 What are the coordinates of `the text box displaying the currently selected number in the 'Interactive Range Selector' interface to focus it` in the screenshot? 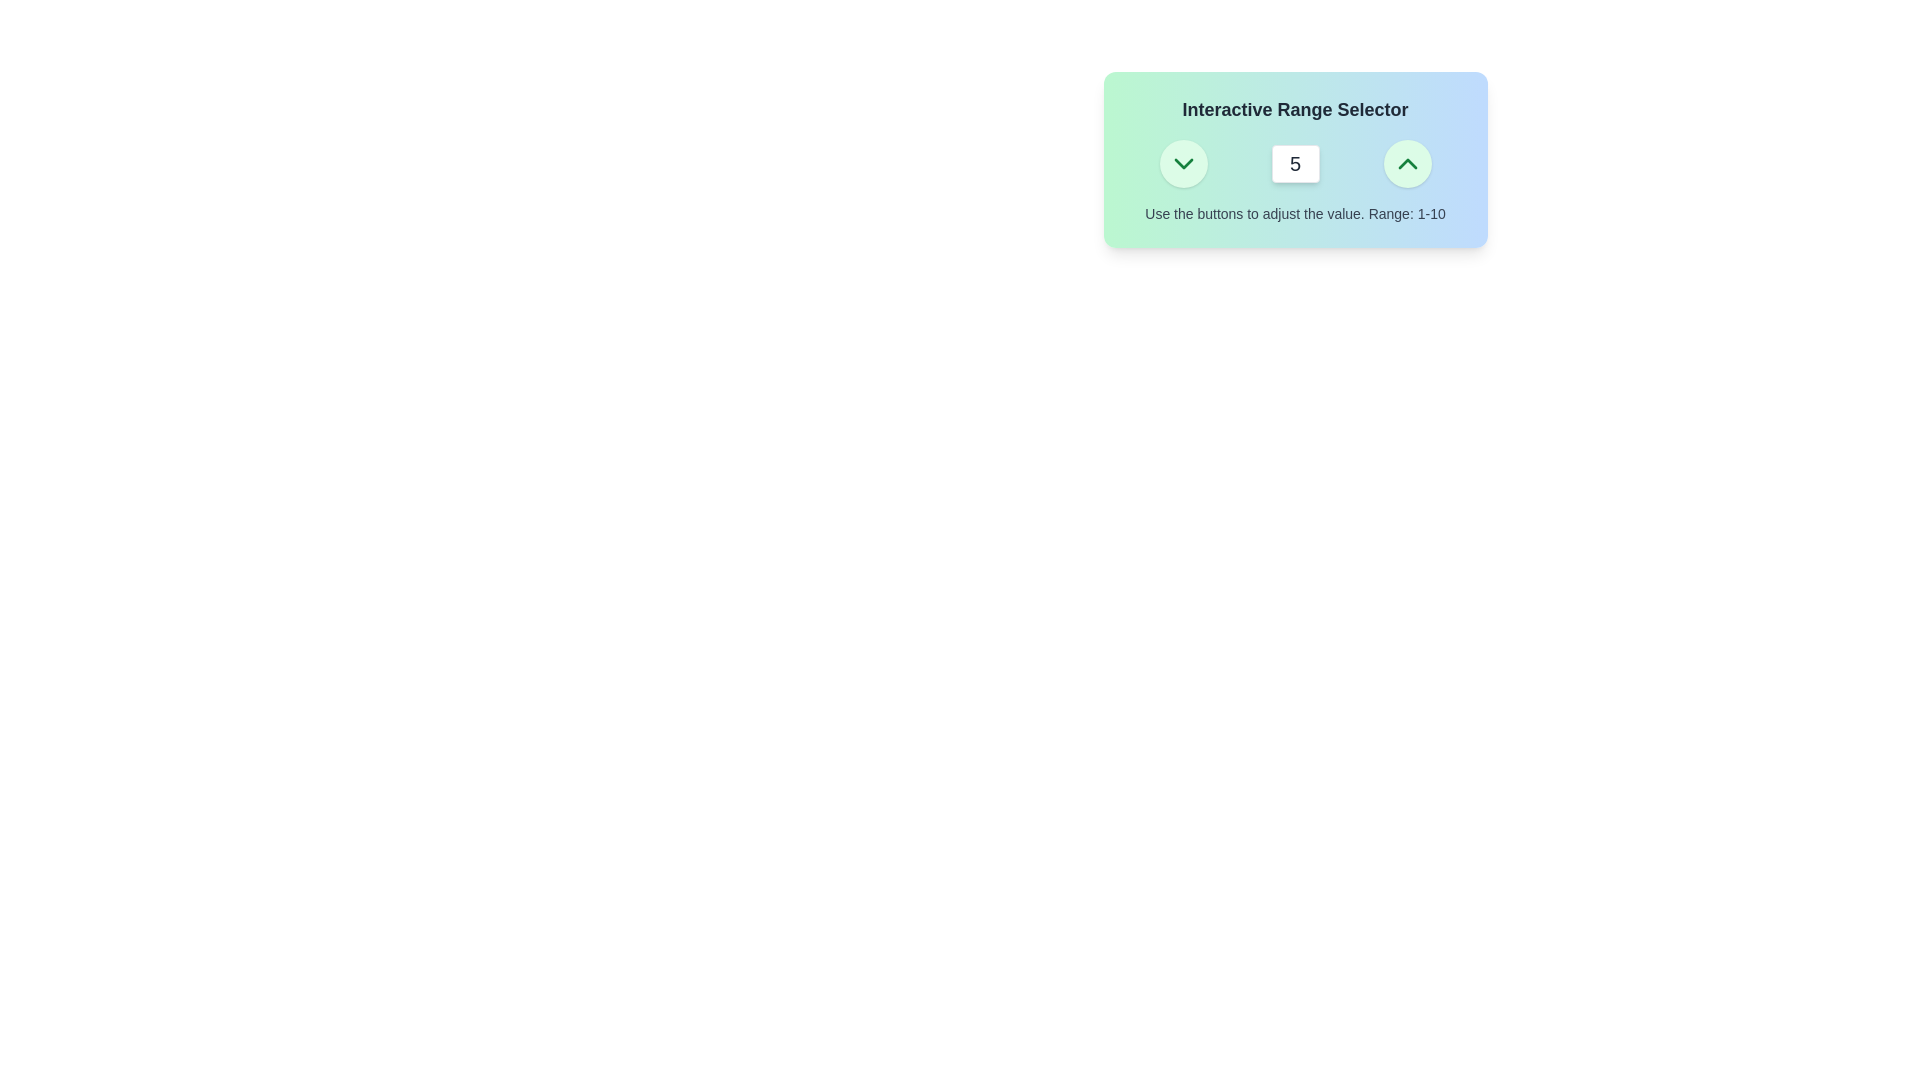 It's located at (1295, 163).